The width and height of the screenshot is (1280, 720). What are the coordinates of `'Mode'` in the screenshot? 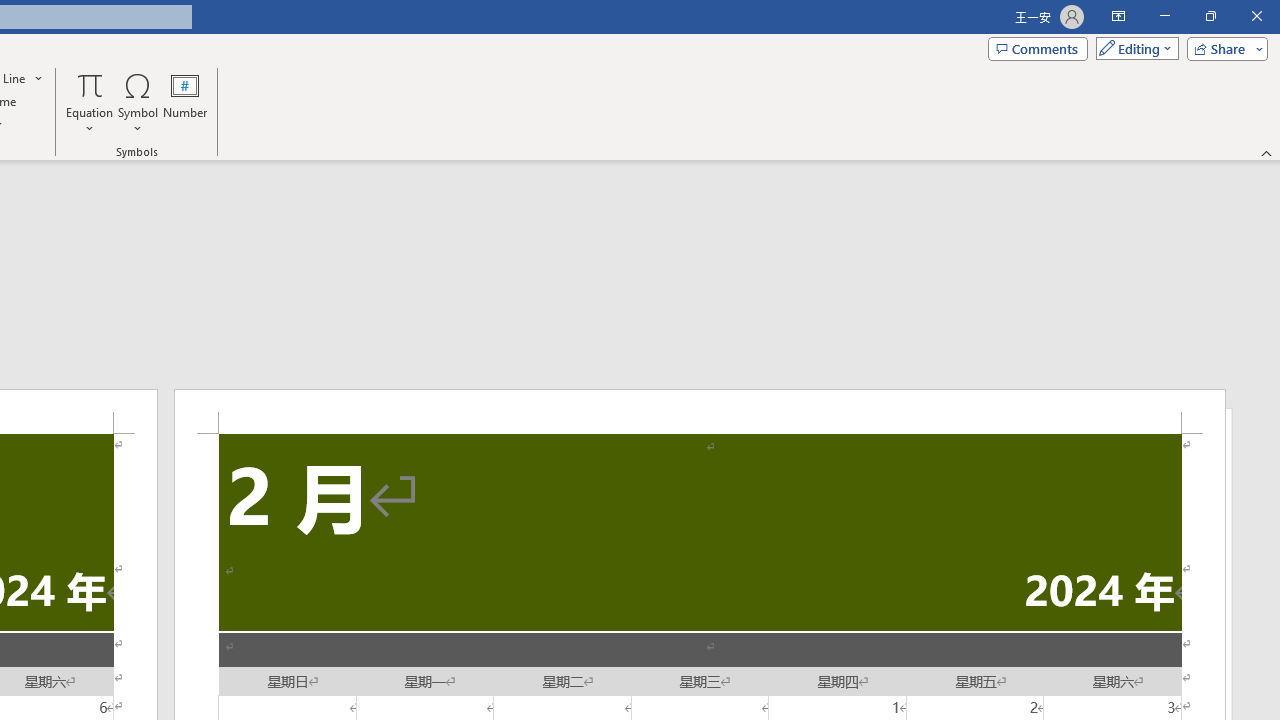 It's located at (1133, 47).